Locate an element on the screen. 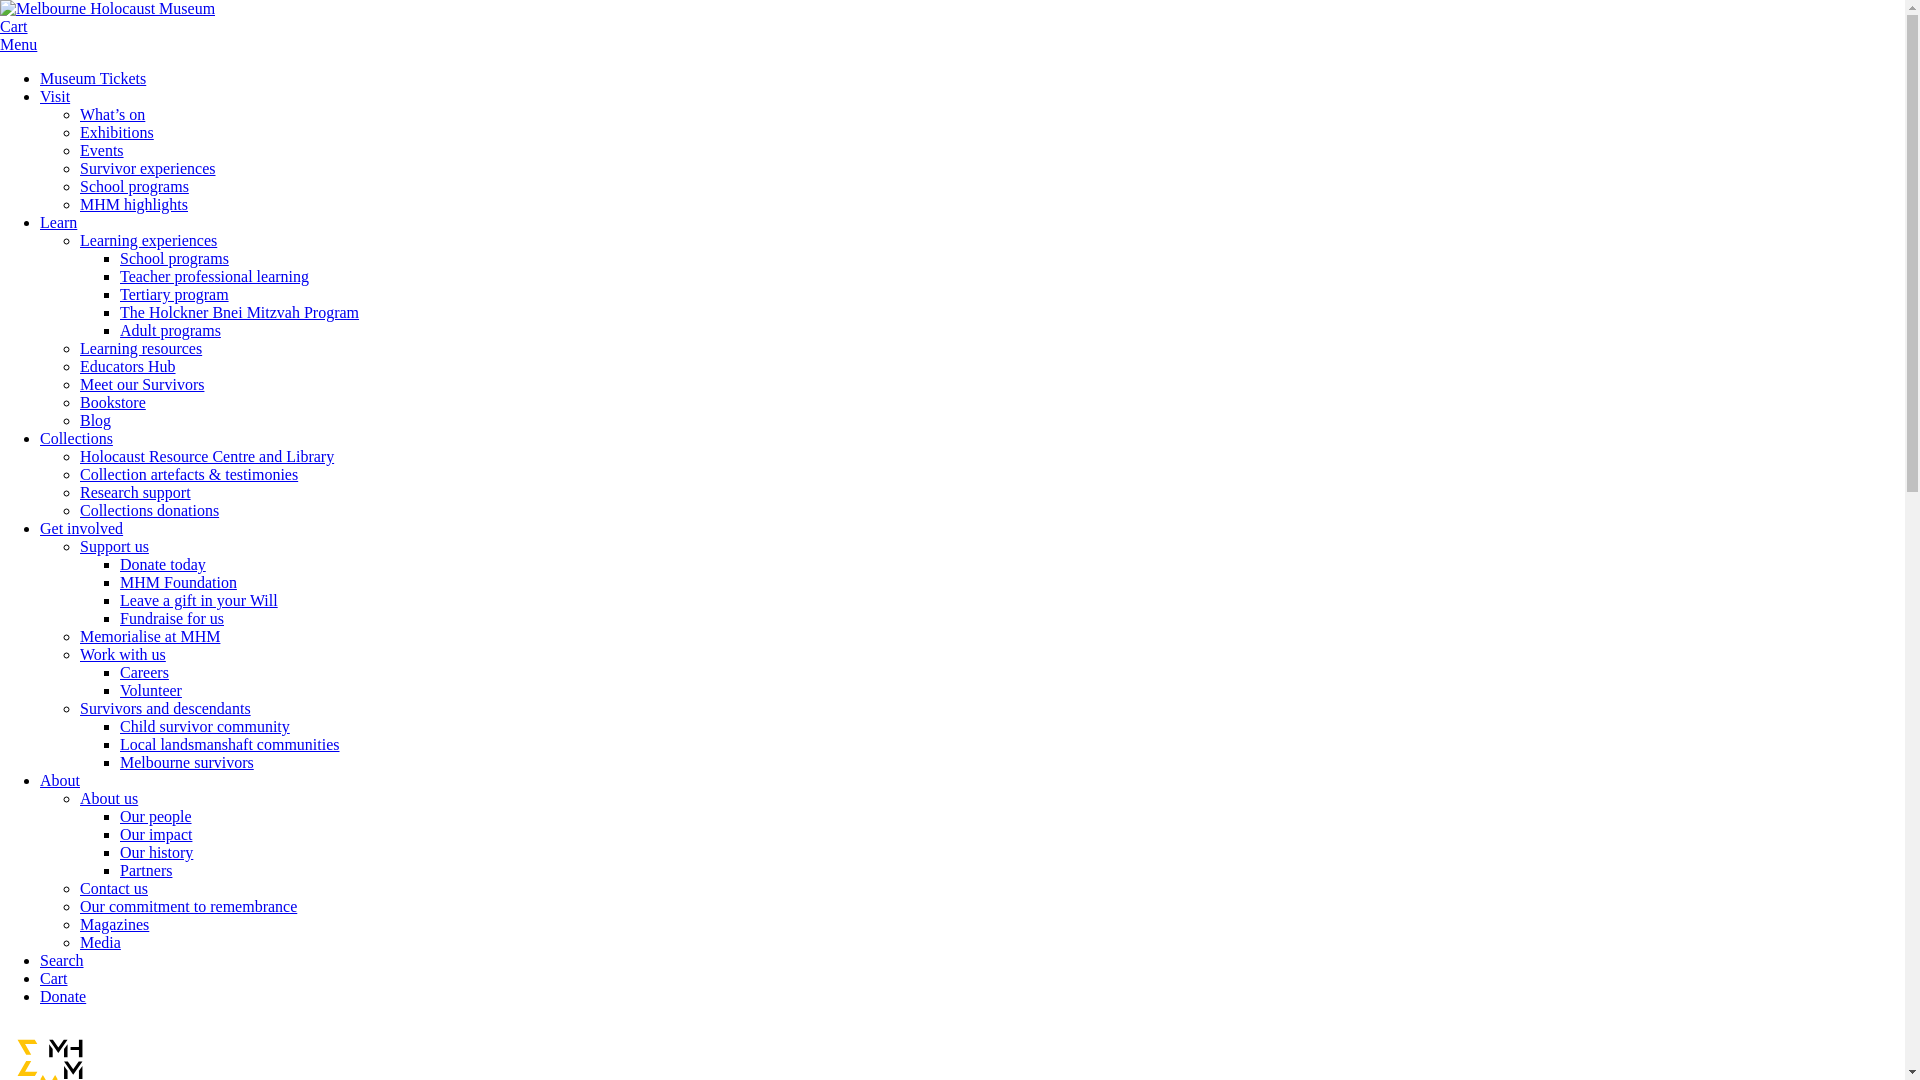  'Melbourne survivors' is located at coordinates (187, 762).